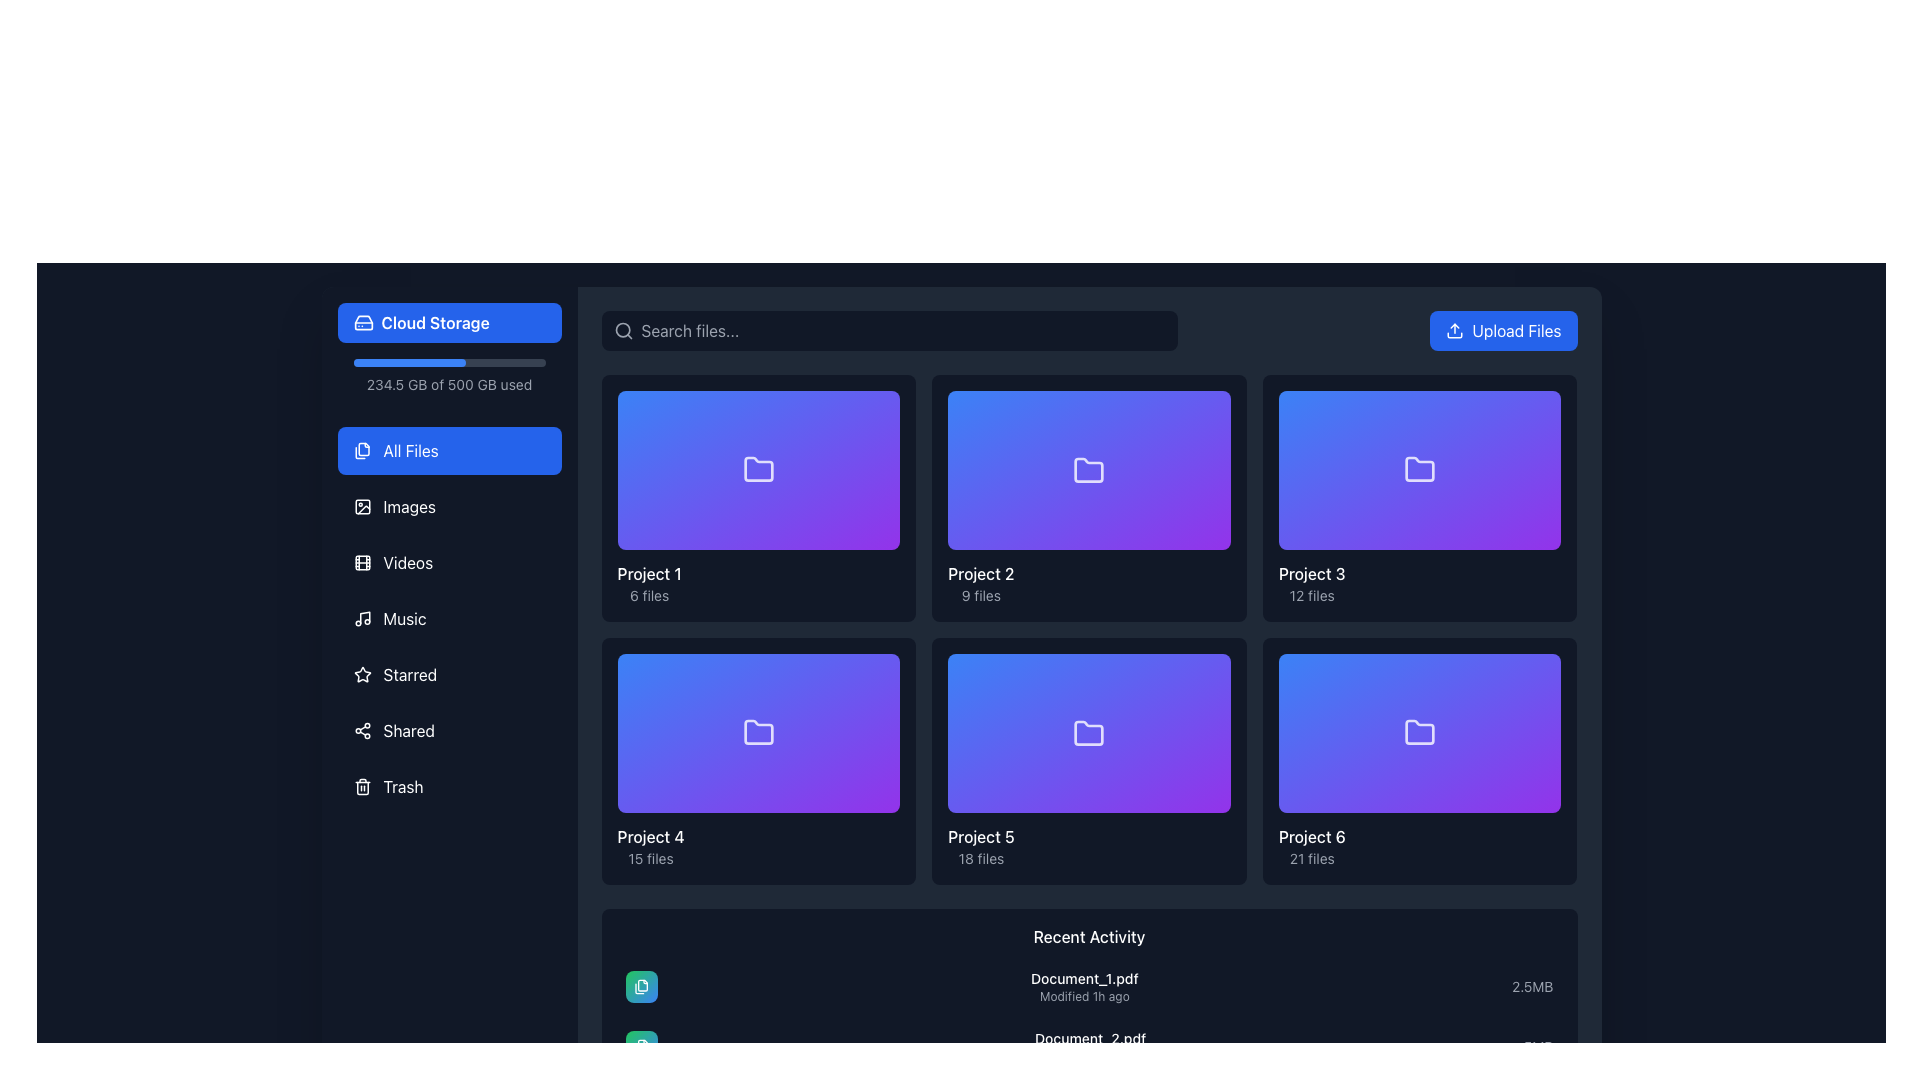 The image size is (1920, 1080). Describe the element at coordinates (408, 362) in the screenshot. I see `the filled portion of the progress bar segment that indicates used storage space in the cloud storage system, located in the left sidebar beneath the 'Cloud Storage' label` at that location.